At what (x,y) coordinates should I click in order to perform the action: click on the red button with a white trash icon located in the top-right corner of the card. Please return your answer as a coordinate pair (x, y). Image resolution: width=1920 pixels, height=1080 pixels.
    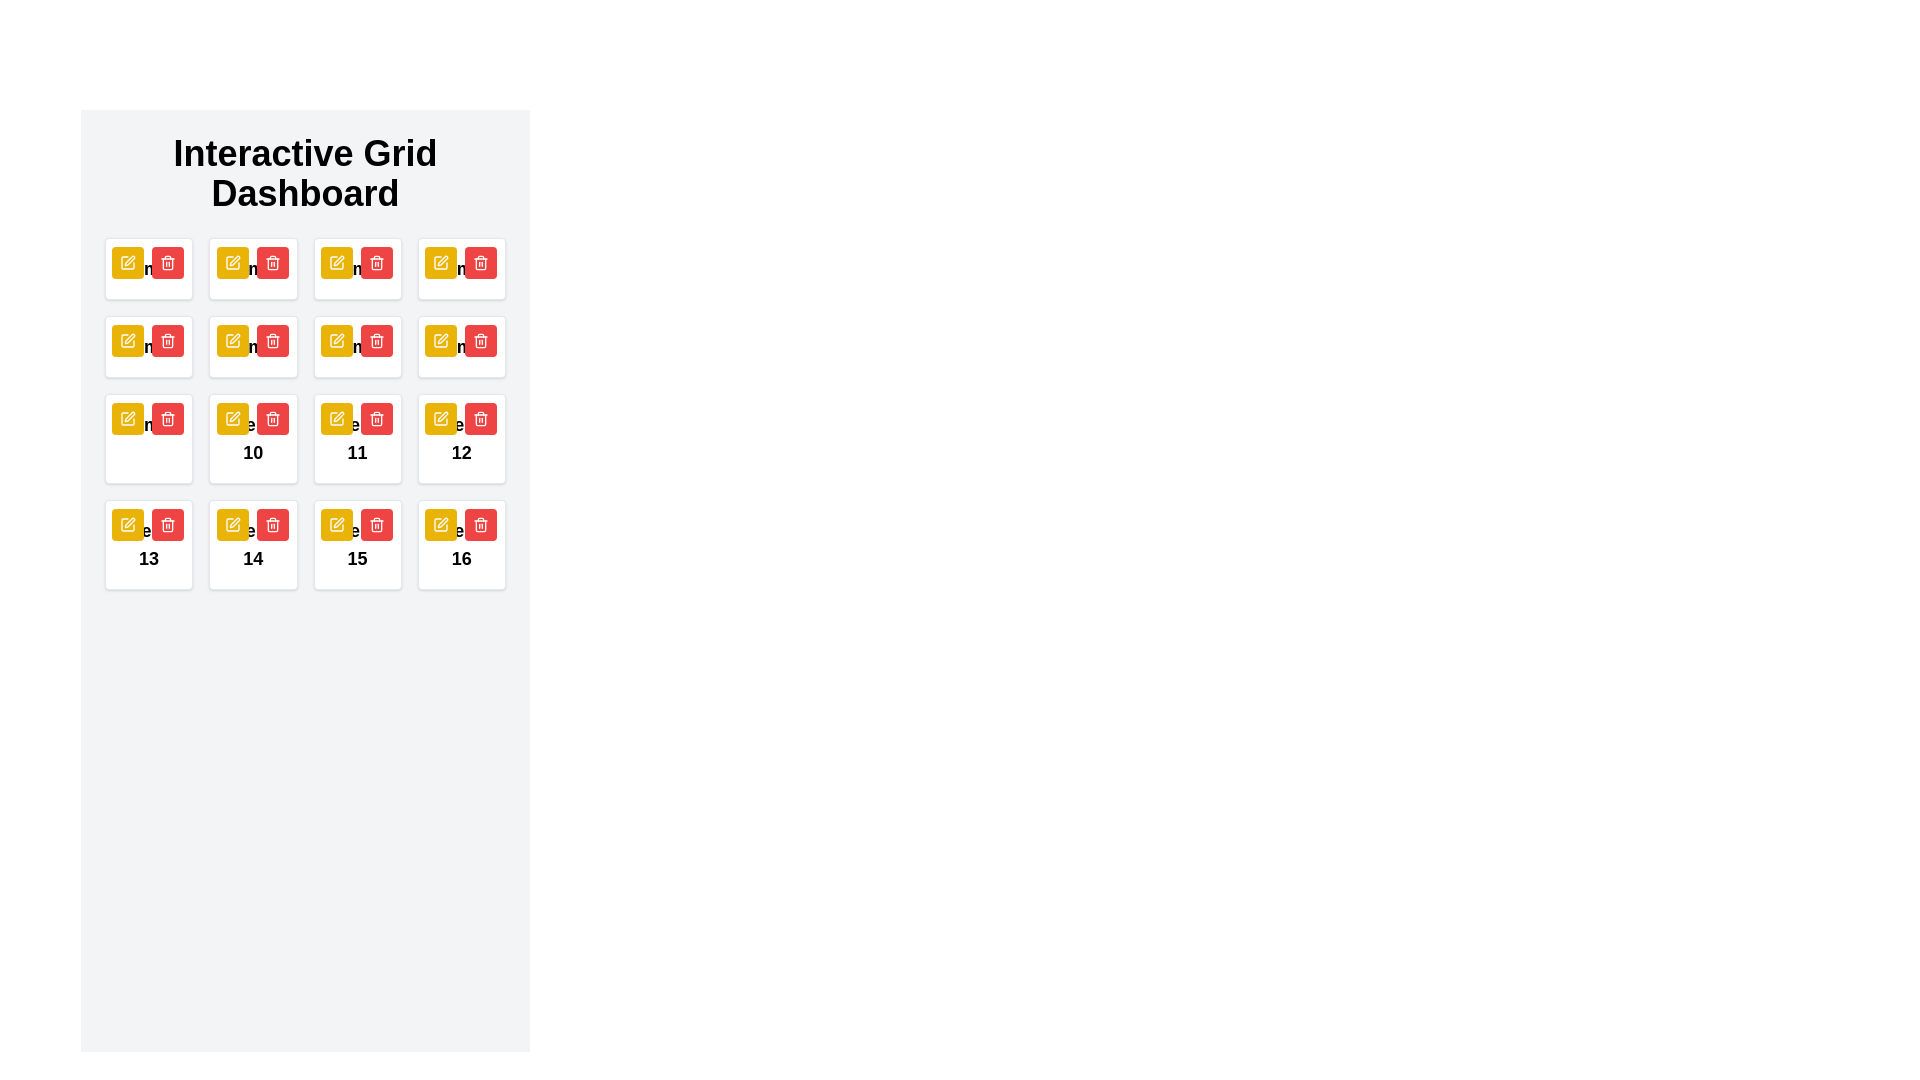
    Looking at the image, I should click on (376, 418).